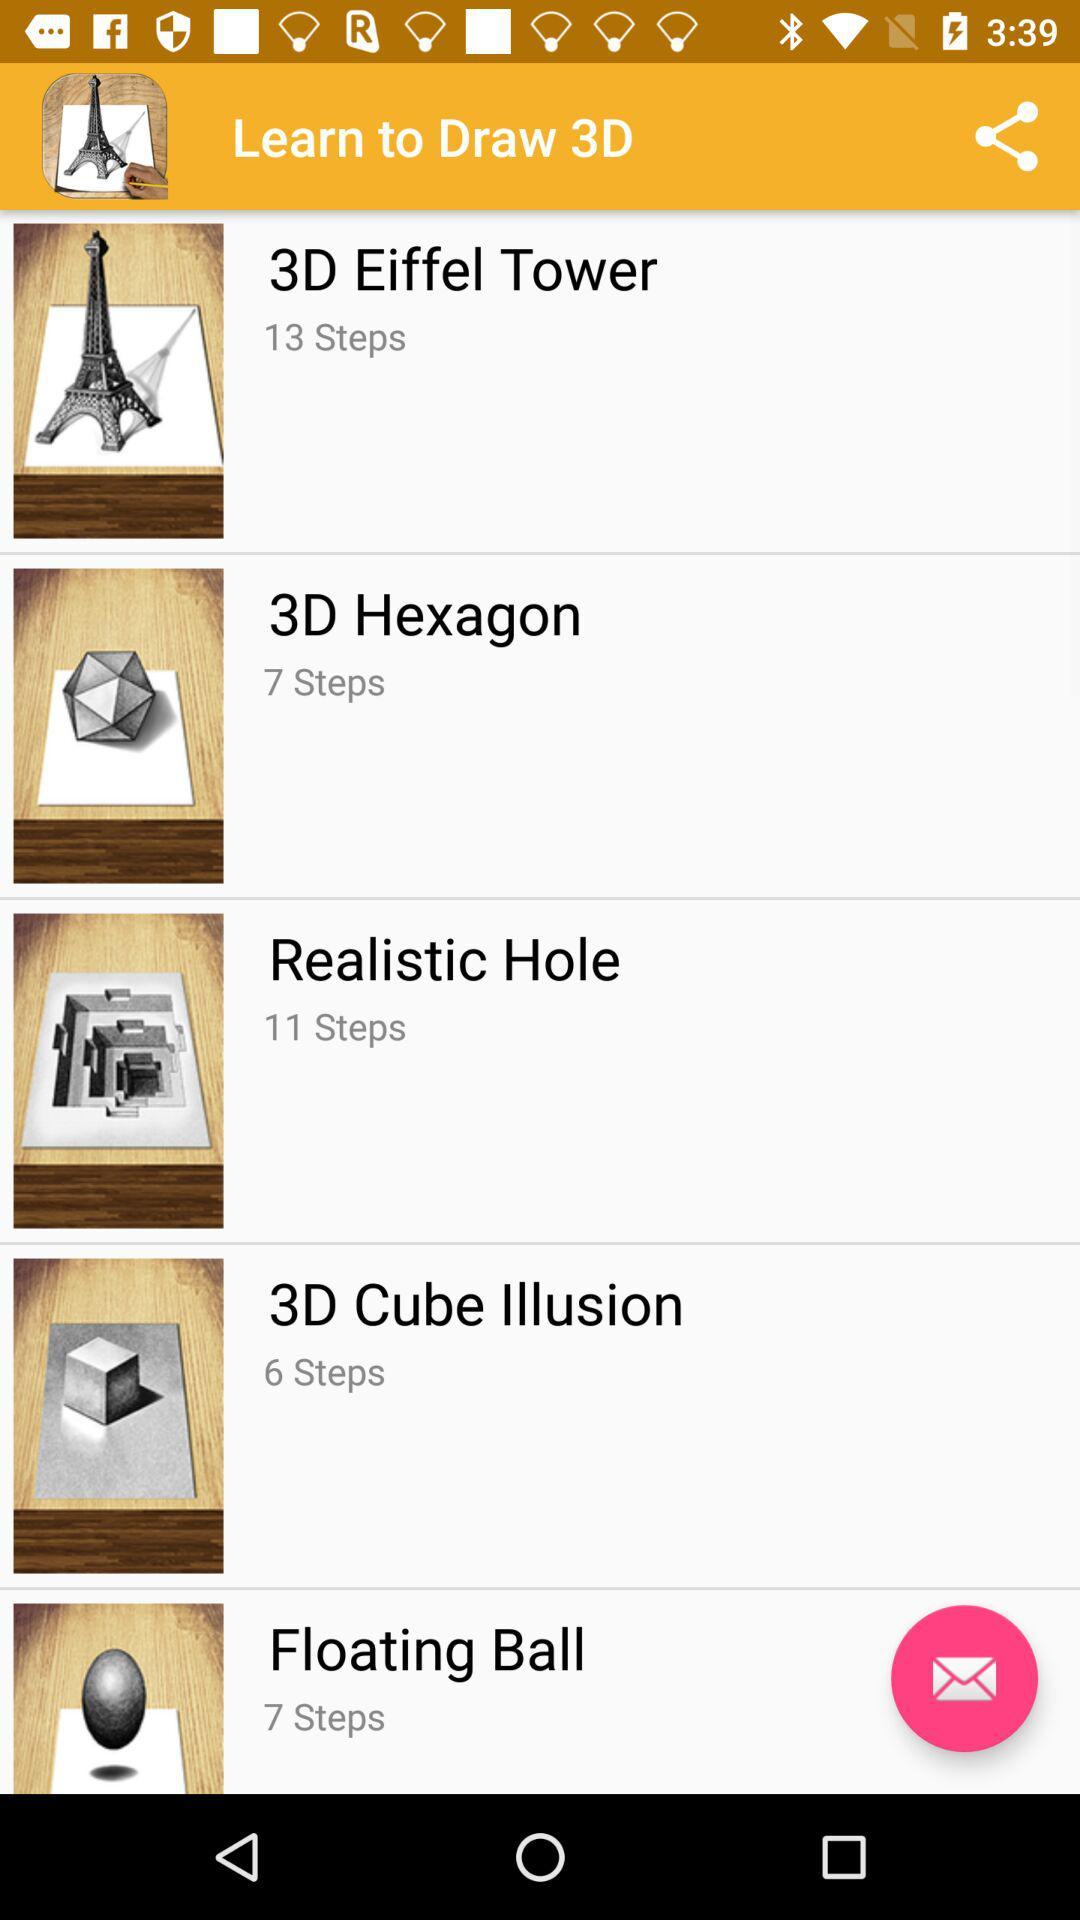 The width and height of the screenshot is (1080, 1920). Describe the element at coordinates (963, 1678) in the screenshot. I see `the message icon which is beside floating ball` at that location.